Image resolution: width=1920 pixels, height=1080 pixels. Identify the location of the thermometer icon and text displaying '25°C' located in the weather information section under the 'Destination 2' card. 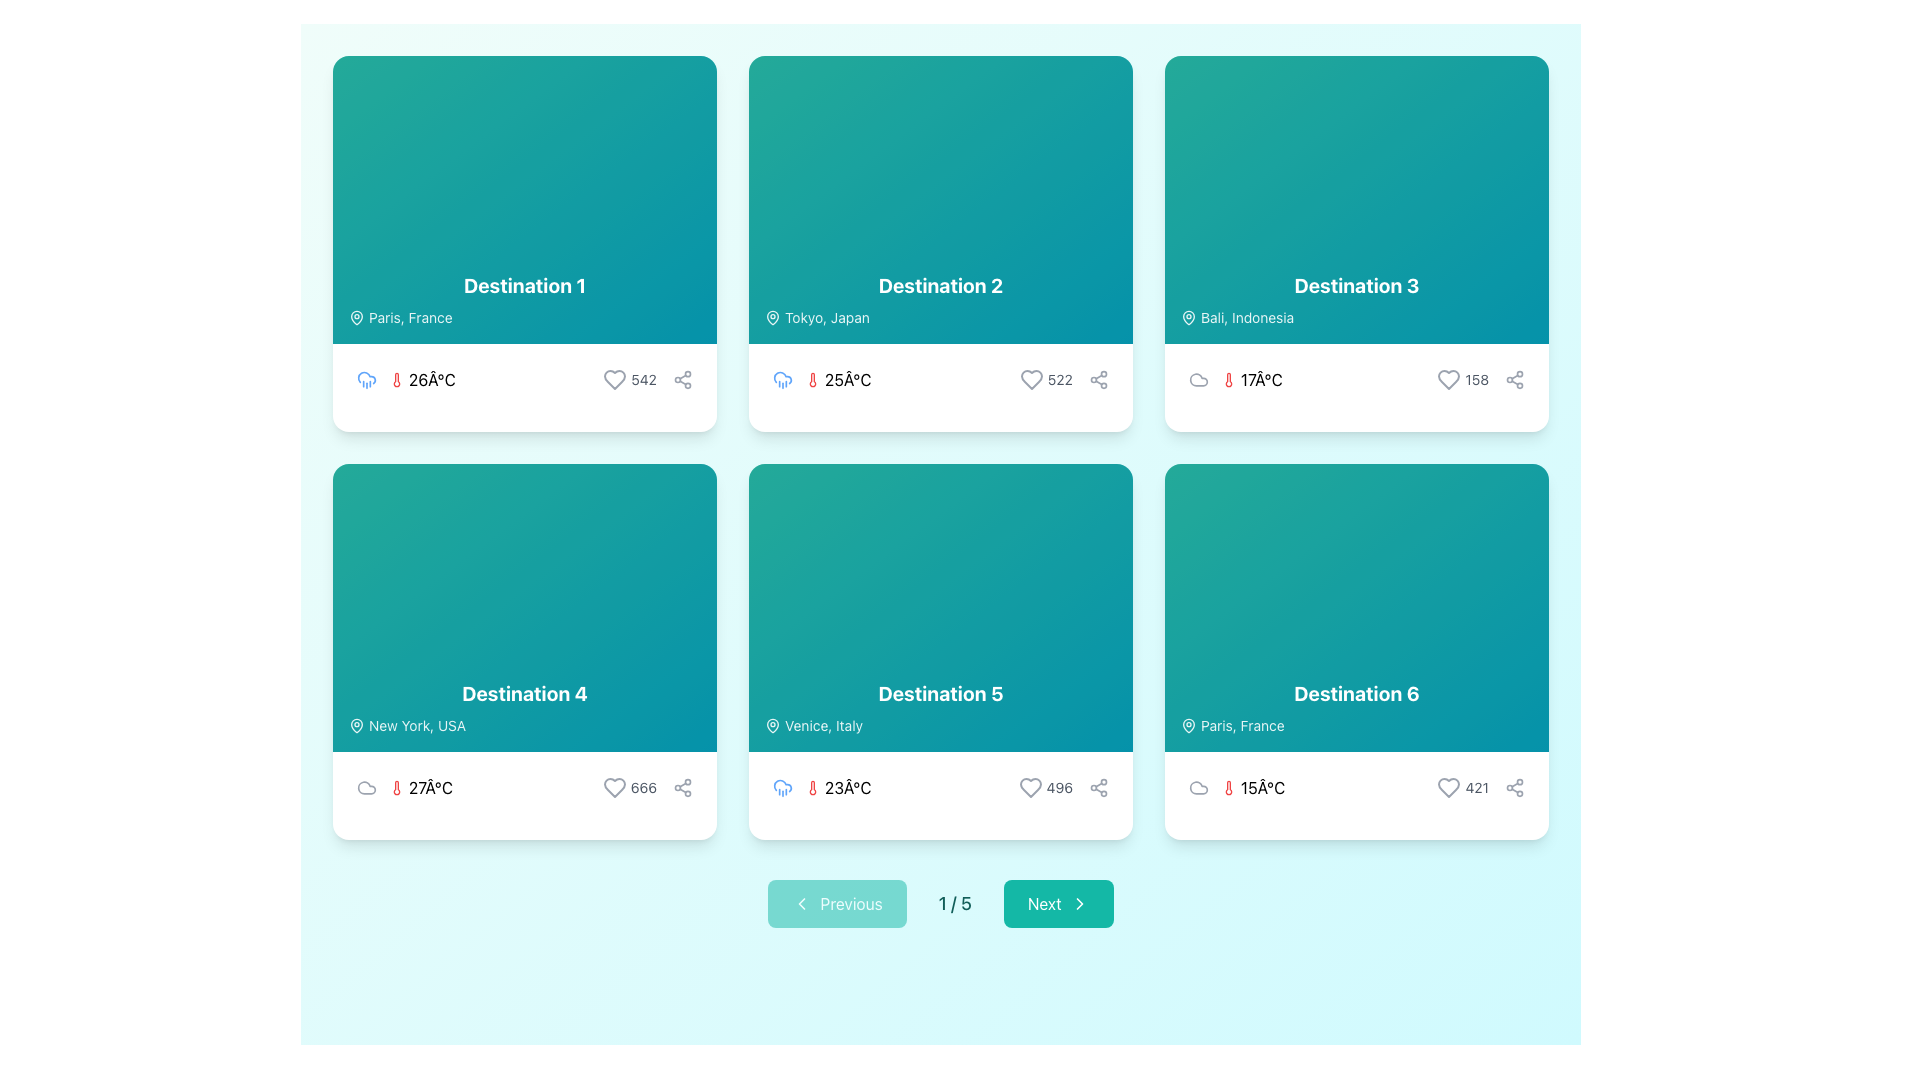
(838, 380).